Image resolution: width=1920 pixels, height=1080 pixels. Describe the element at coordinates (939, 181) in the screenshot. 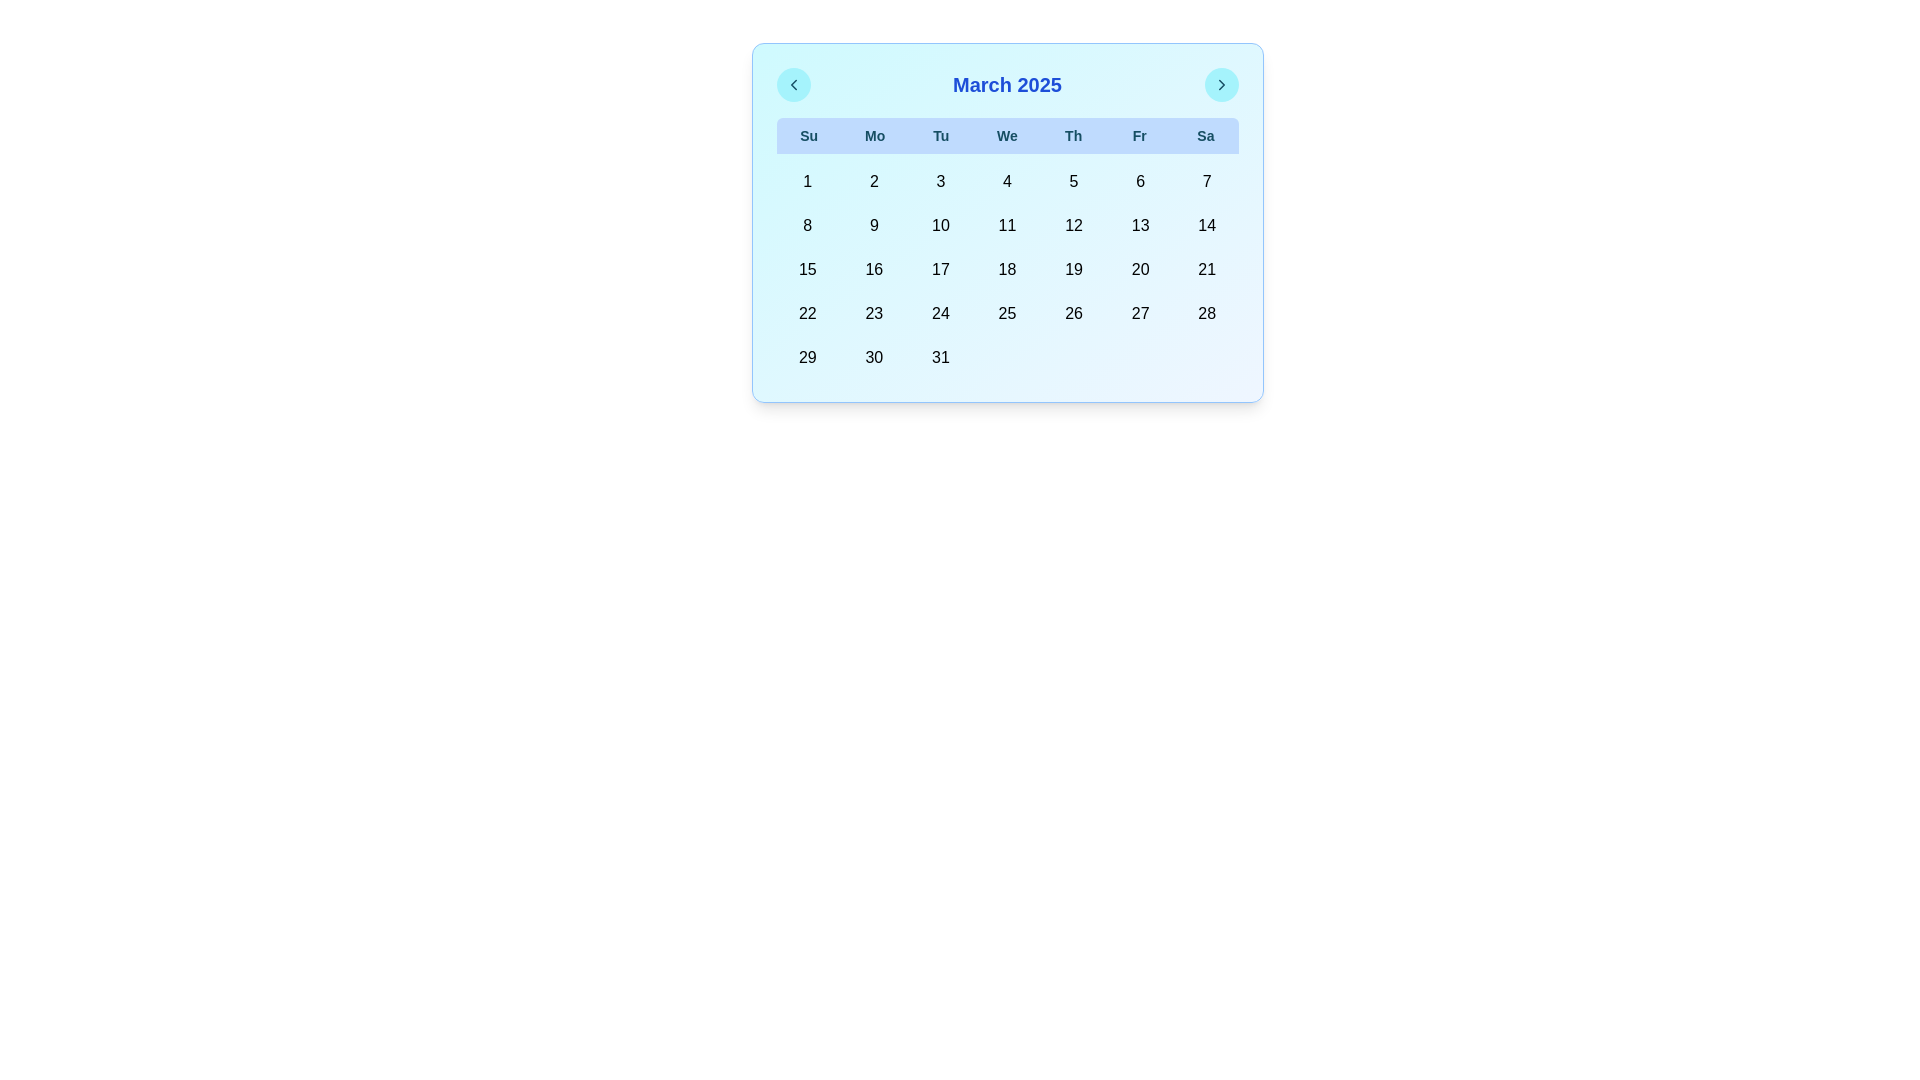

I see `the interactive calendar date cell displaying the number '3' with a light cyan background` at that location.